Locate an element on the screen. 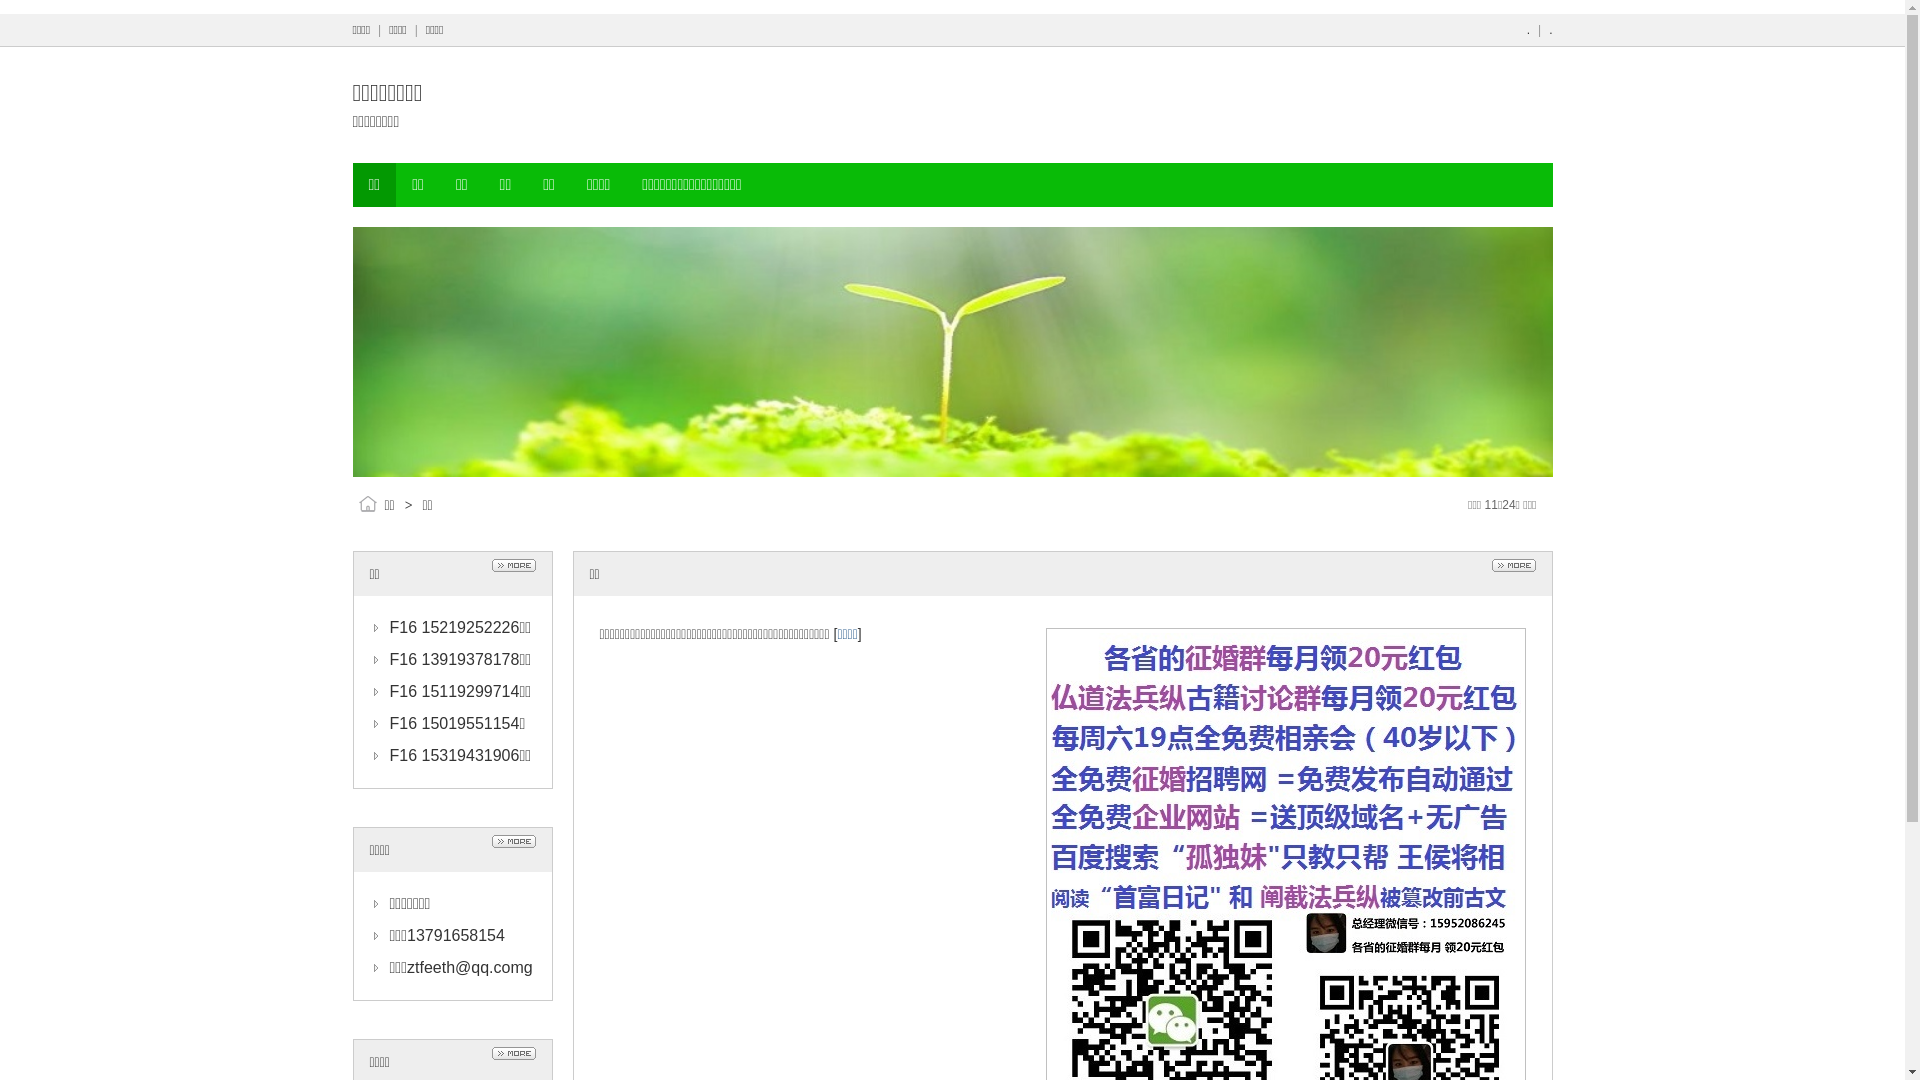 The image size is (1920, 1080). '.' is located at coordinates (1549, 30).